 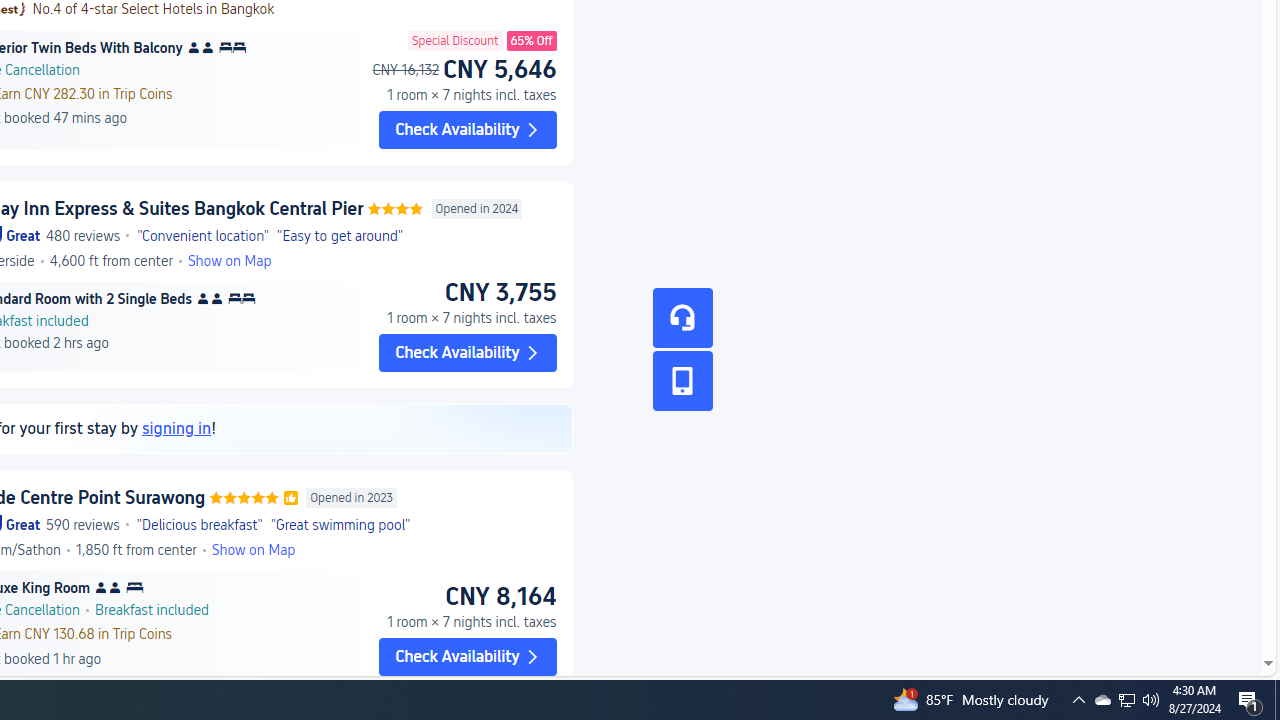 I want to click on '480 reviews', so click(x=82, y=234).